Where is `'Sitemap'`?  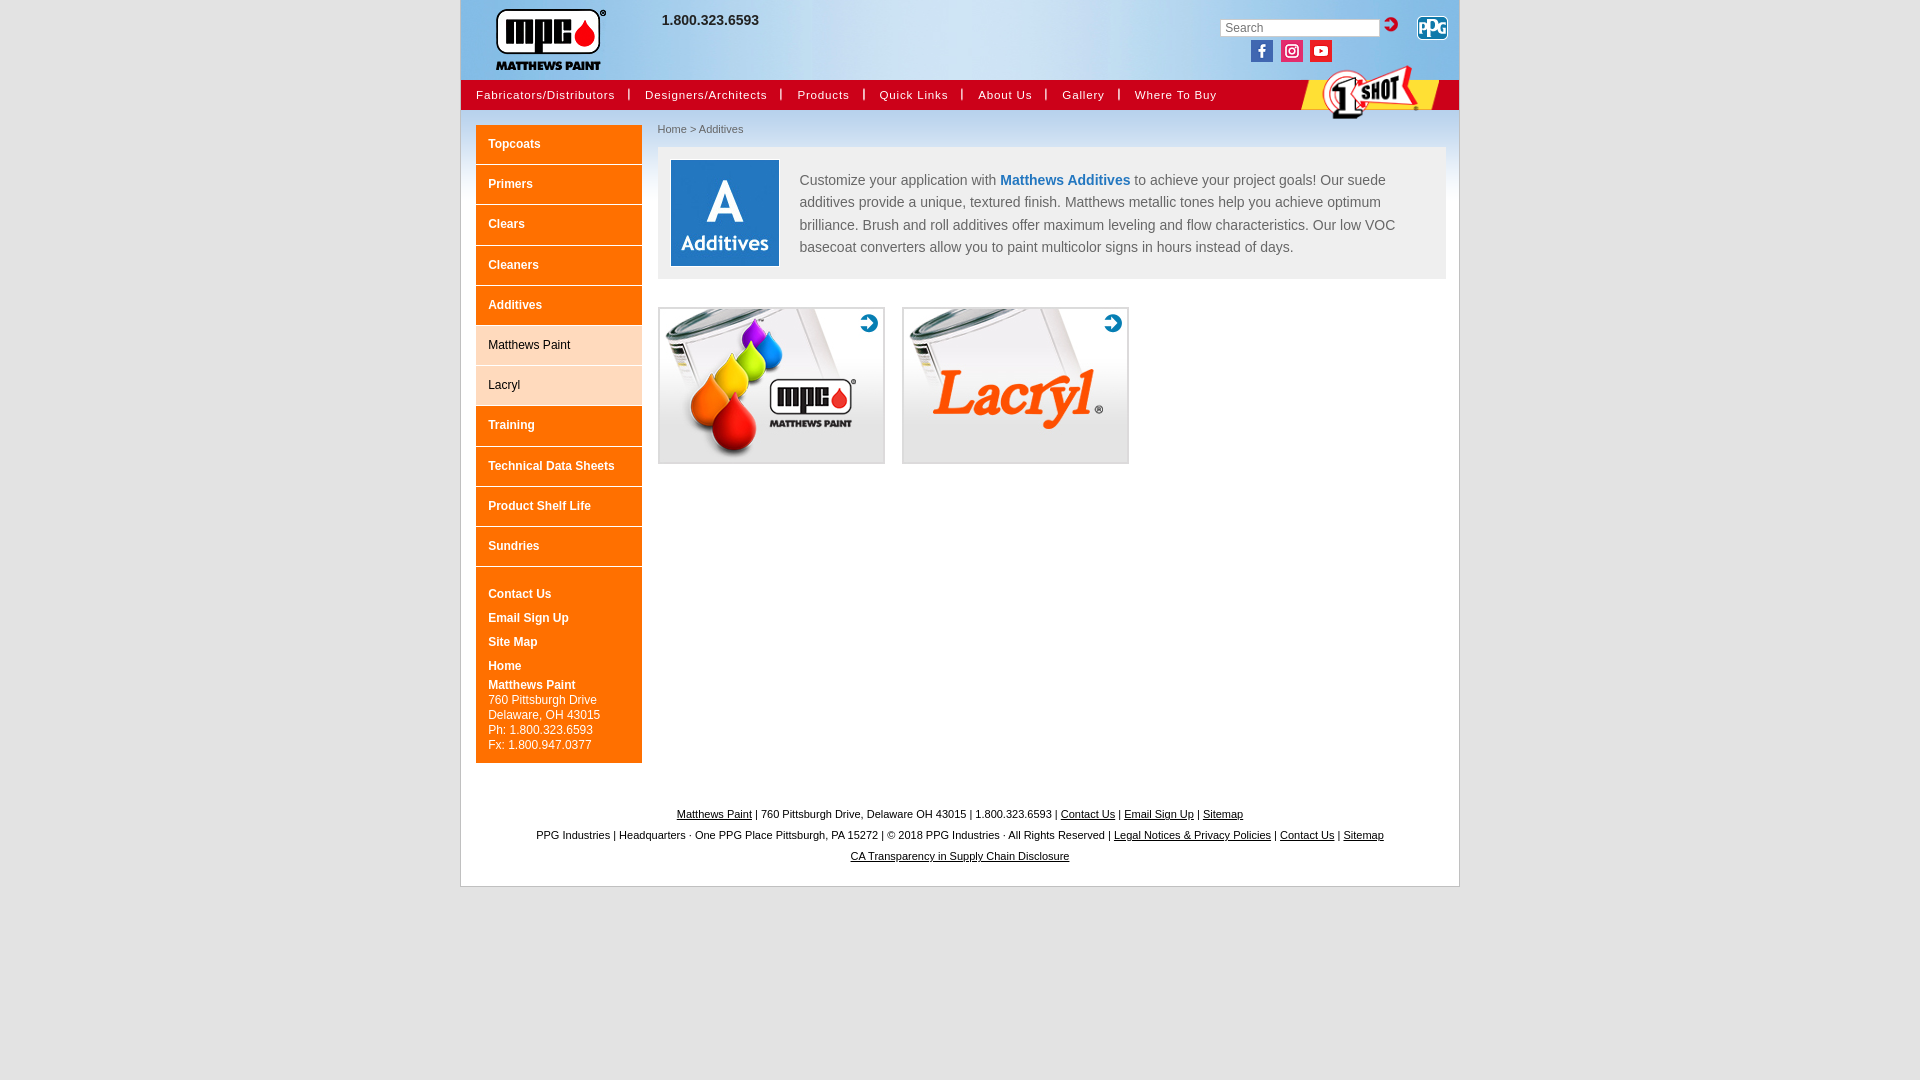
'Sitemap' is located at coordinates (1343, 834).